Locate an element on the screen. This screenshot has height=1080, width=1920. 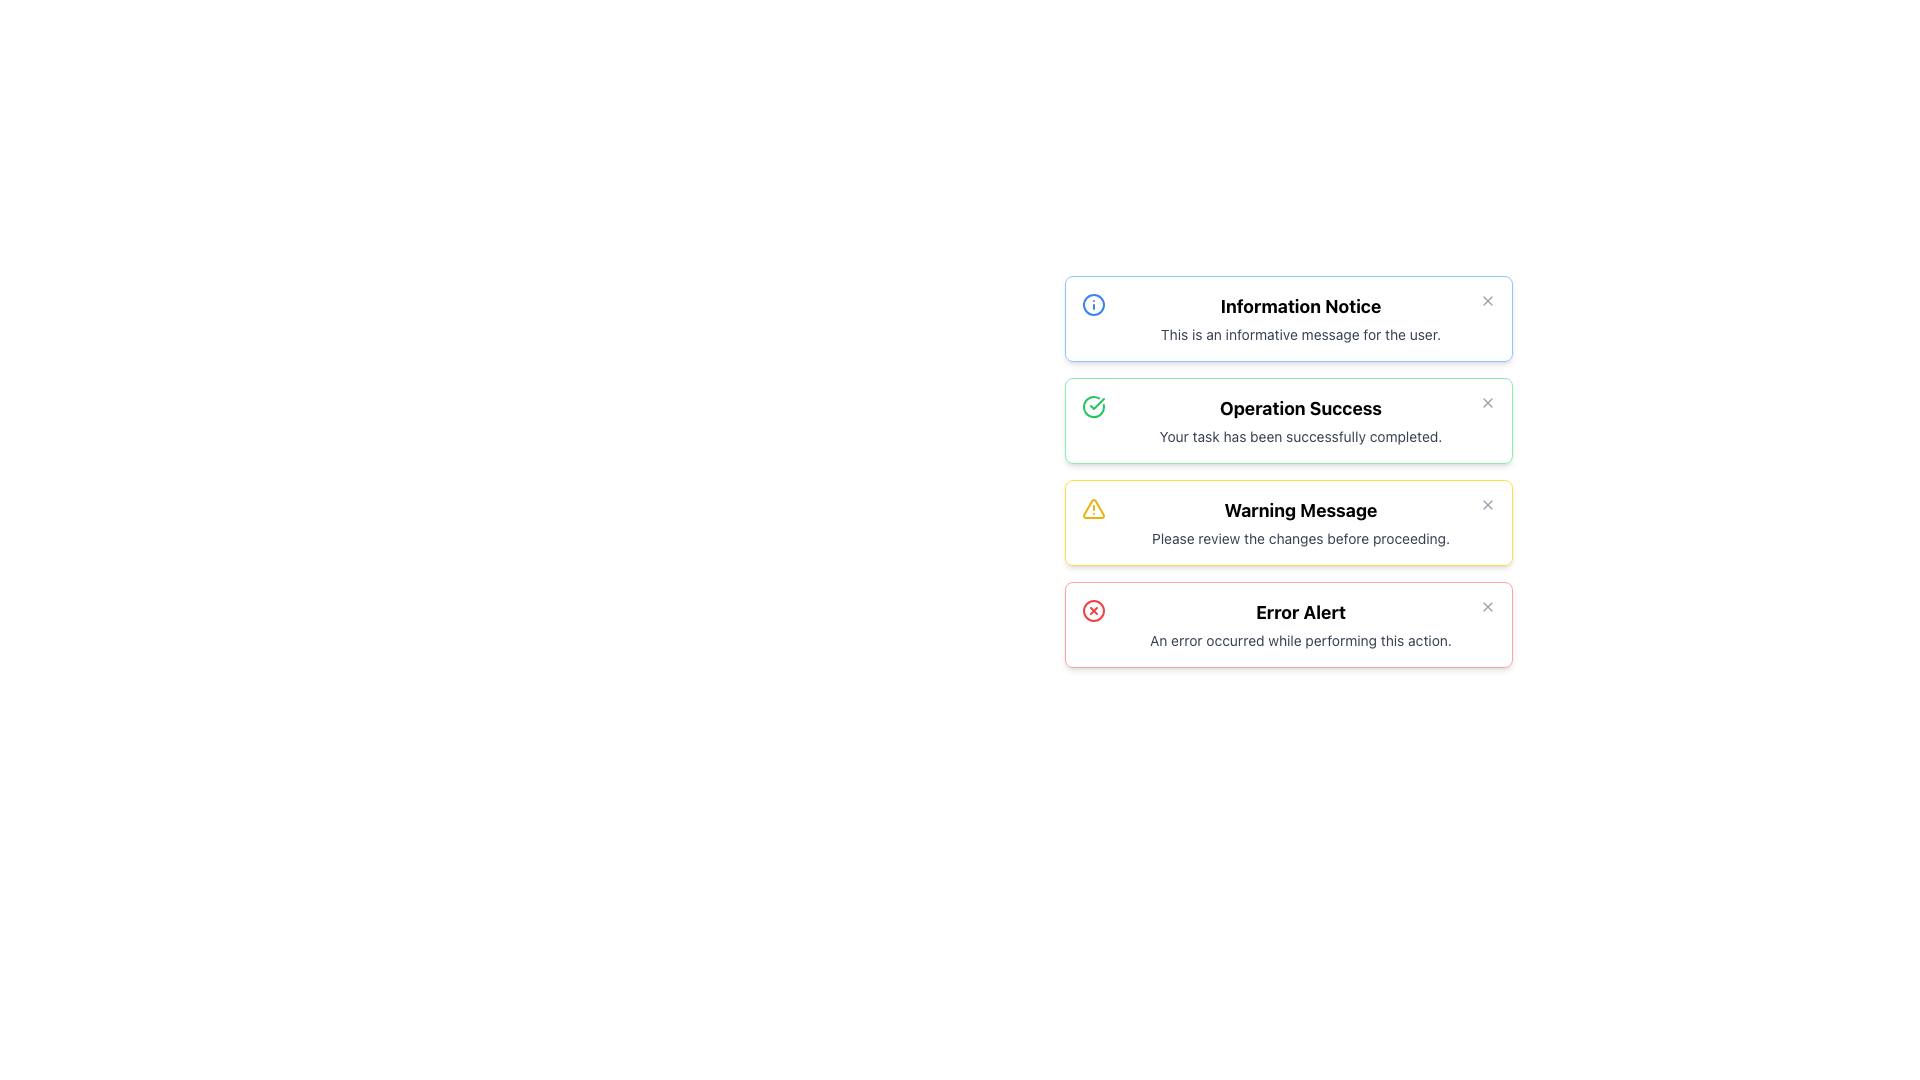
the success notification card that is the second in a vertical list of four cards, positioned below 'Information Notice' and above 'Warning Message' is located at coordinates (1289, 419).